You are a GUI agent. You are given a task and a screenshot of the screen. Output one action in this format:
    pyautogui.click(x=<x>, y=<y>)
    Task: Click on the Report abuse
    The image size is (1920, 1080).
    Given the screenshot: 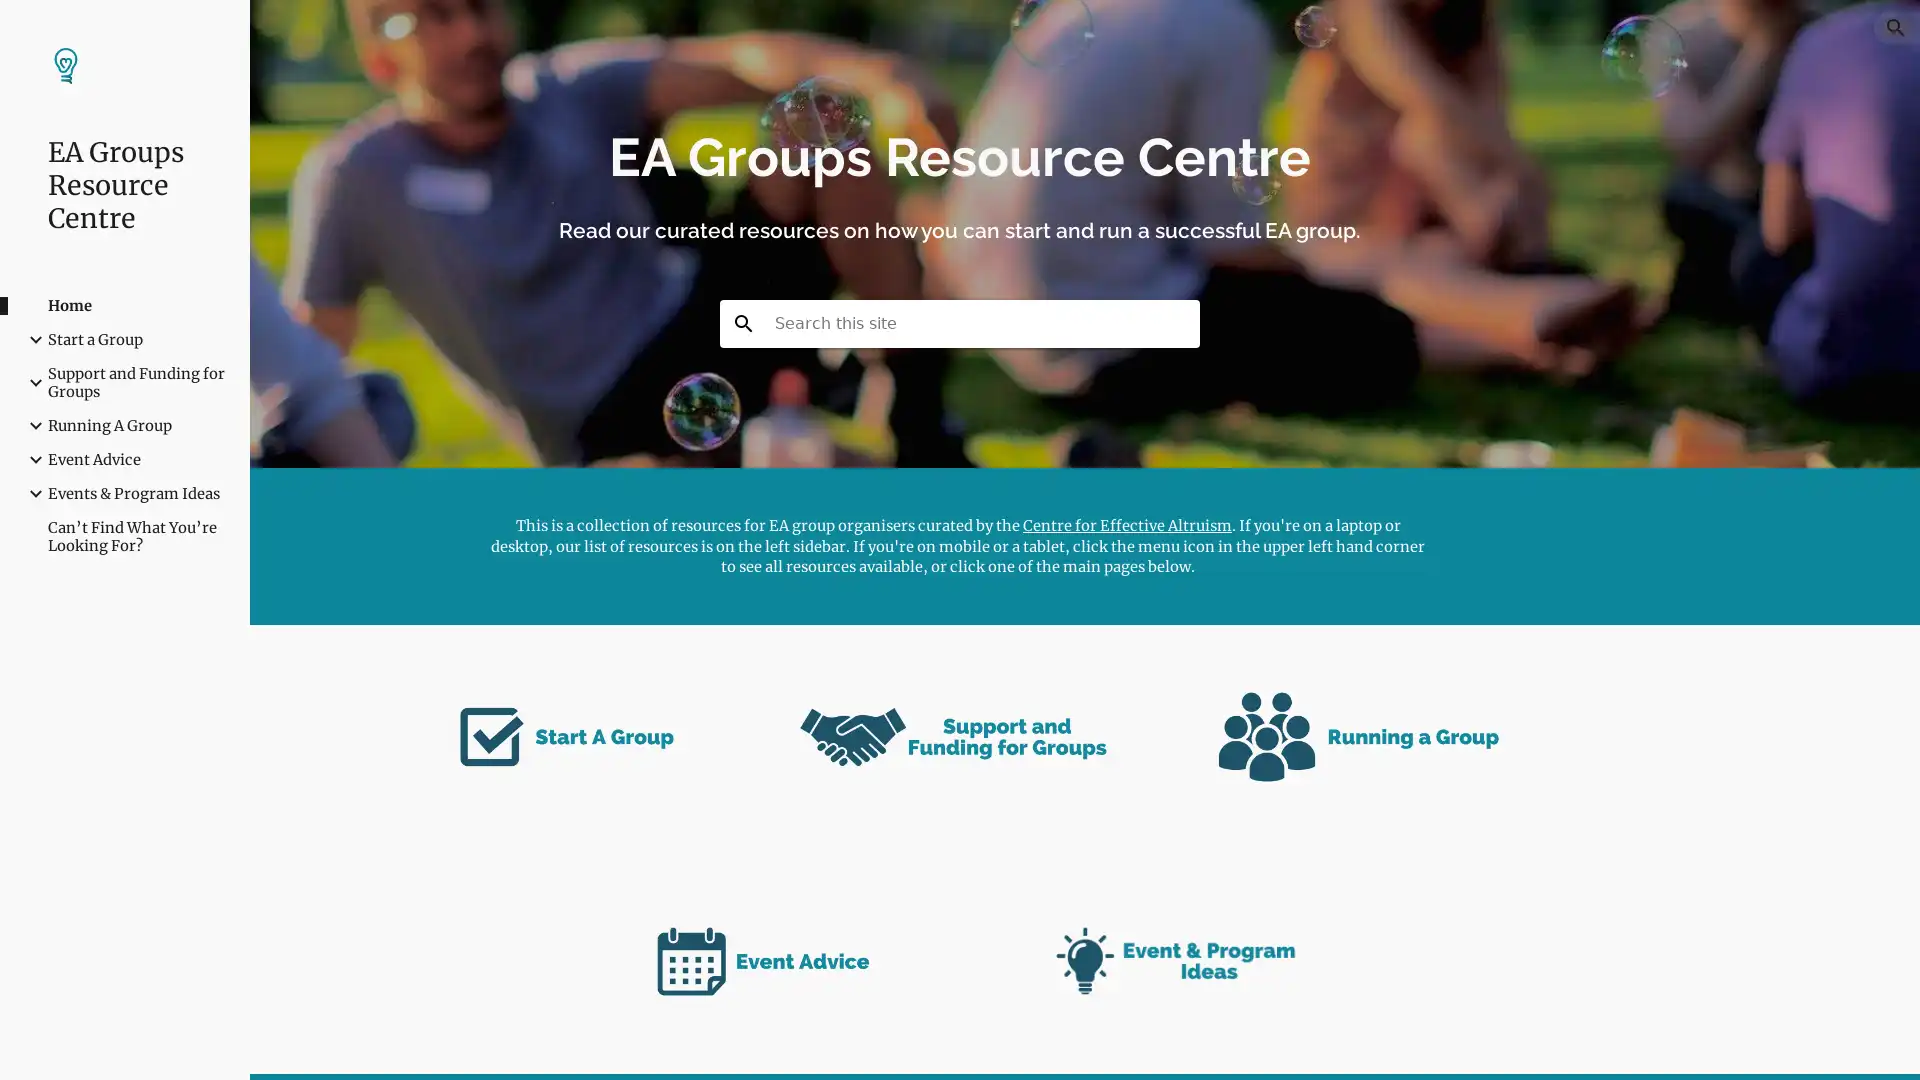 What is the action you would take?
    pyautogui.click(x=406, y=1044)
    